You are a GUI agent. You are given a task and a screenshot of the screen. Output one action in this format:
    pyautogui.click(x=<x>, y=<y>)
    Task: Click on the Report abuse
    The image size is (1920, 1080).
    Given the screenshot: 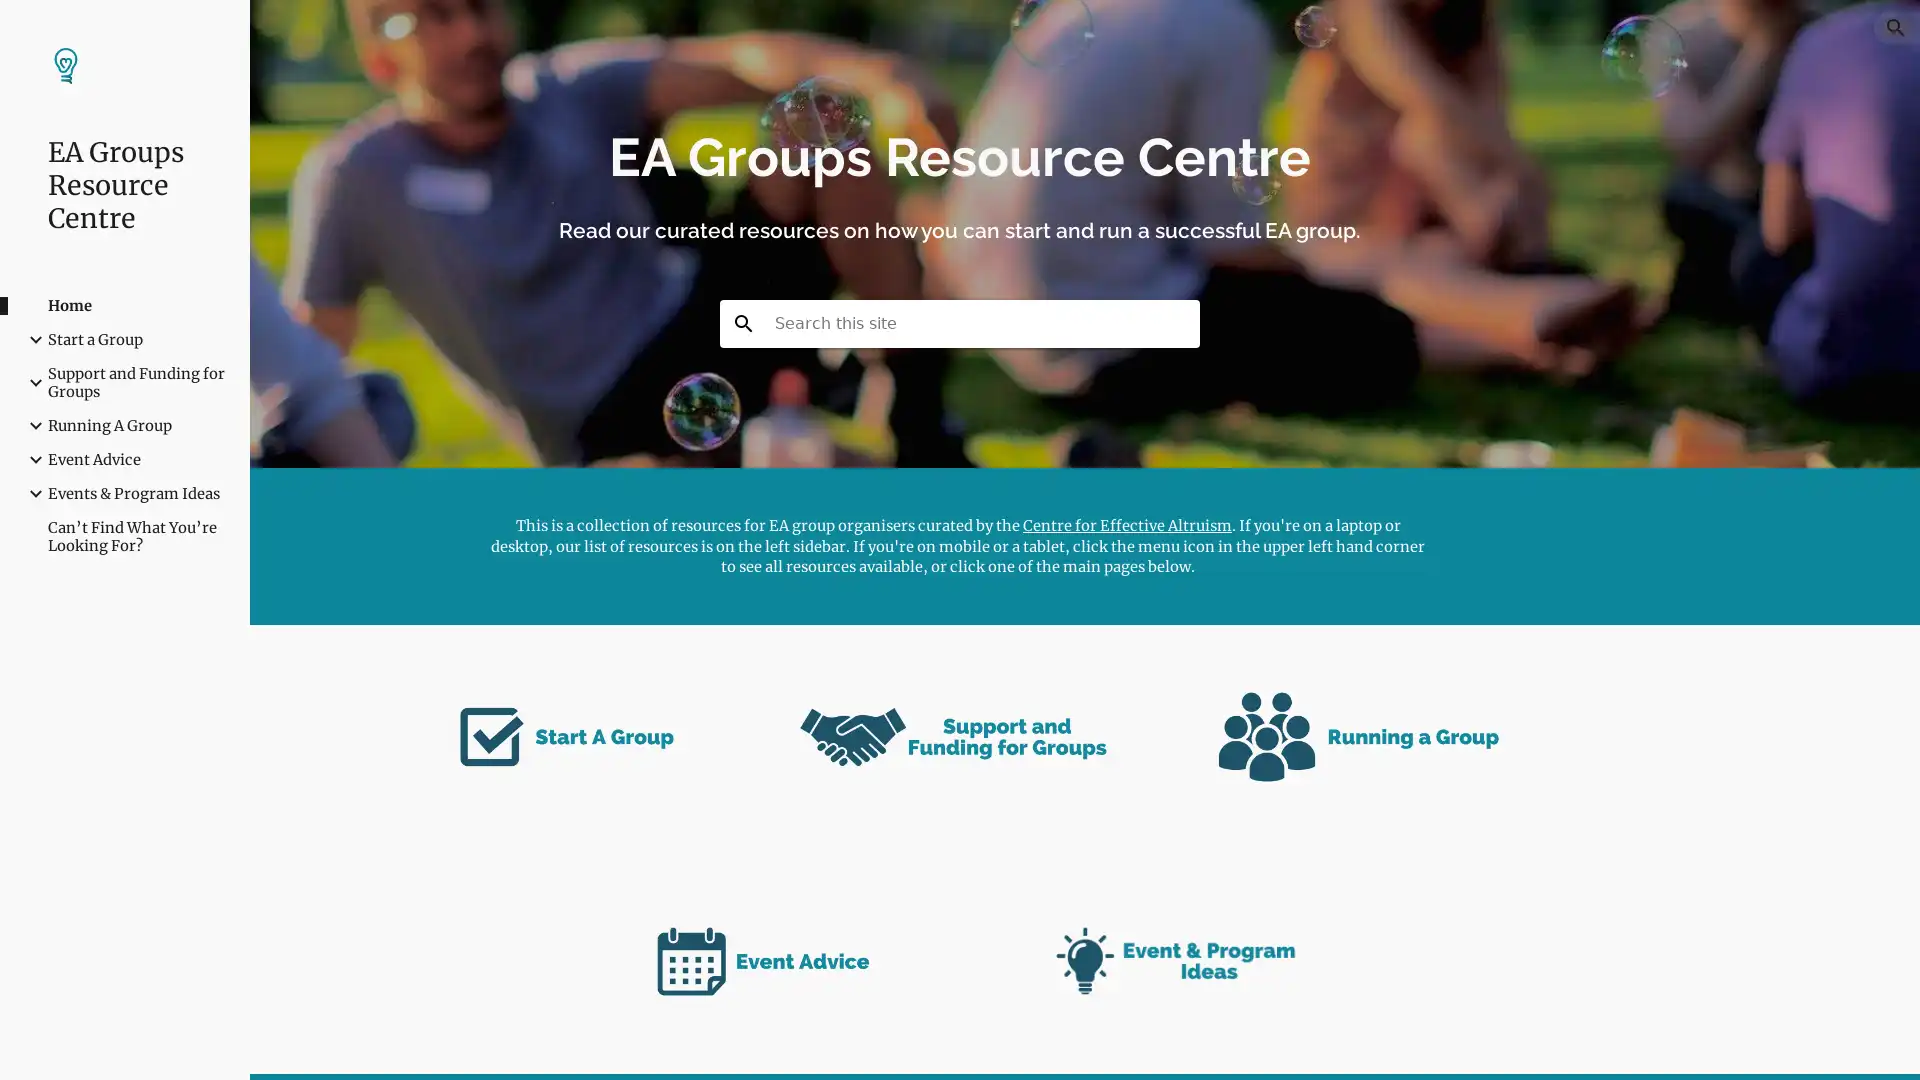 What is the action you would take?
    pyautogui.click(x=406, y=1044)
    